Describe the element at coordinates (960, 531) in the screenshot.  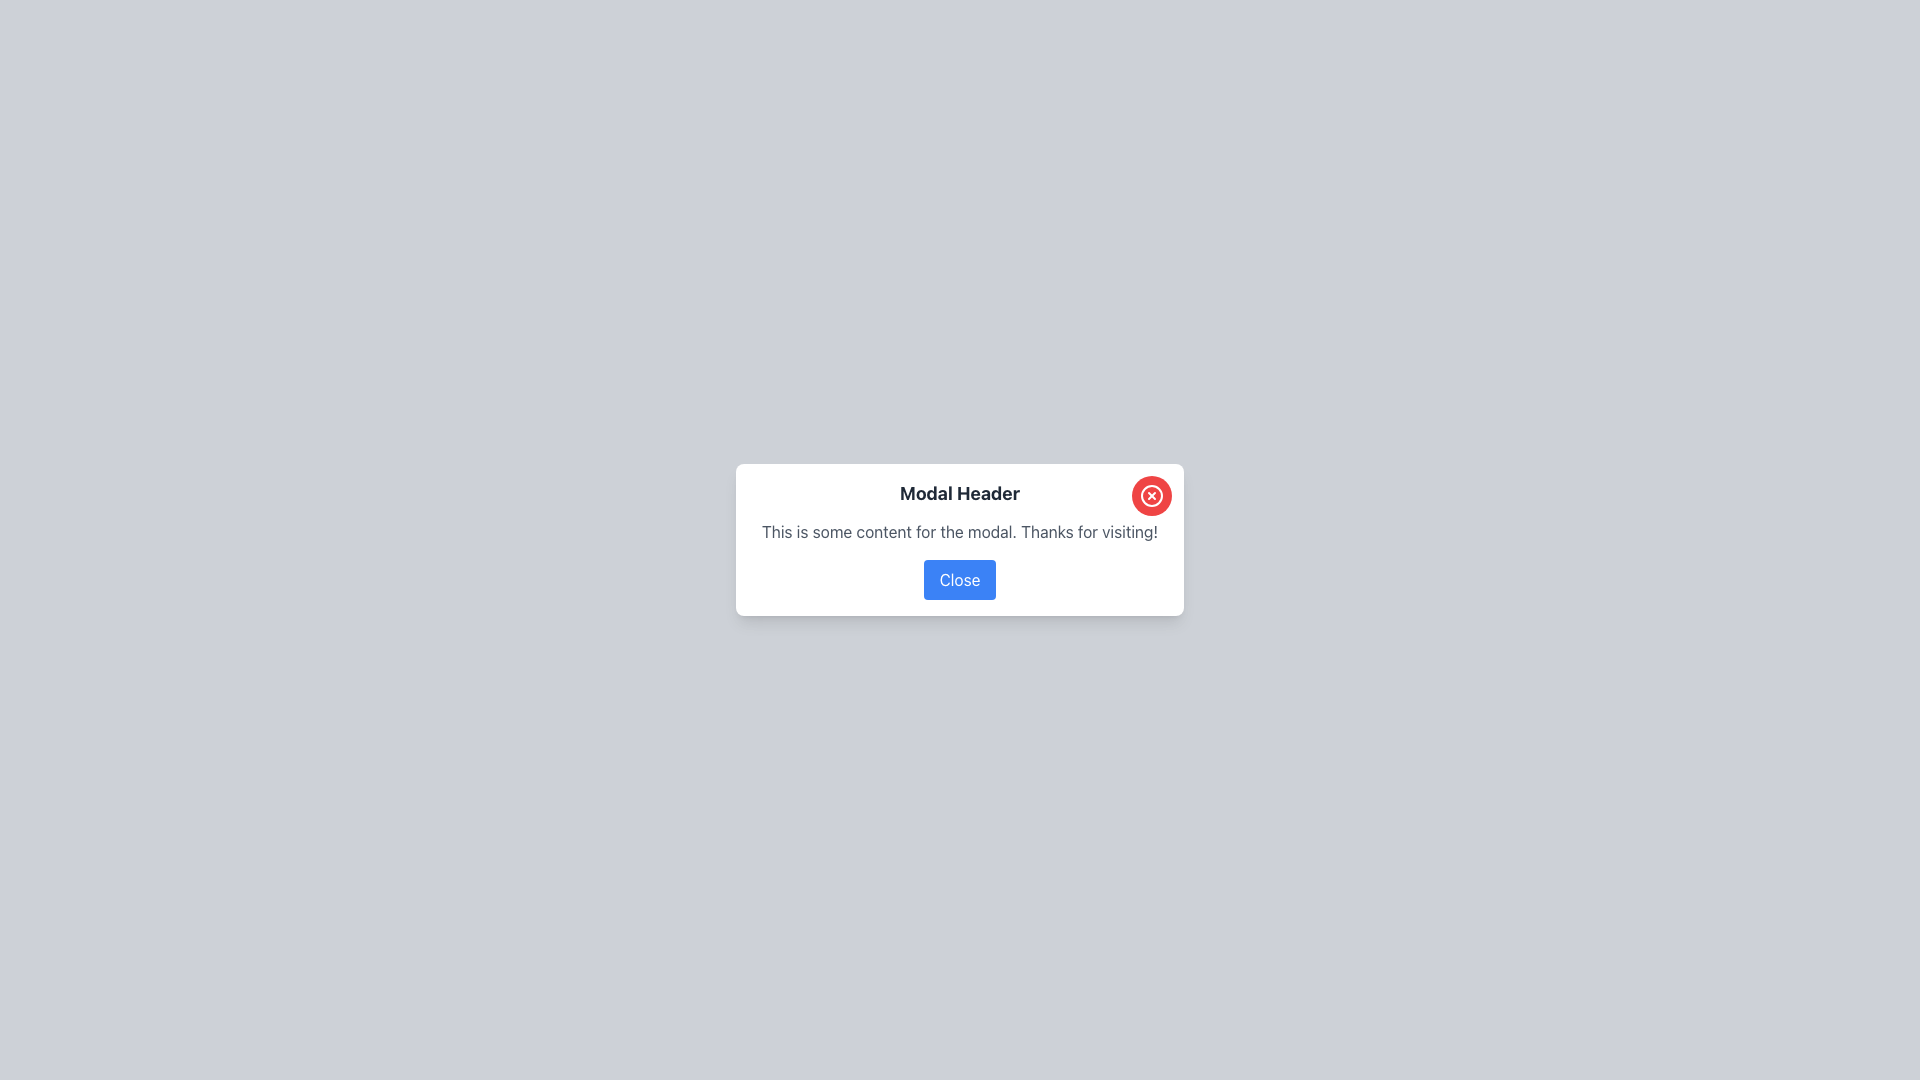
I see `the static text element that displays 'This is some content for the modal. Thanks for visiting!' which is centered in the modal and positioned between the 'Modal Header' and the 'Close' button` at that location.